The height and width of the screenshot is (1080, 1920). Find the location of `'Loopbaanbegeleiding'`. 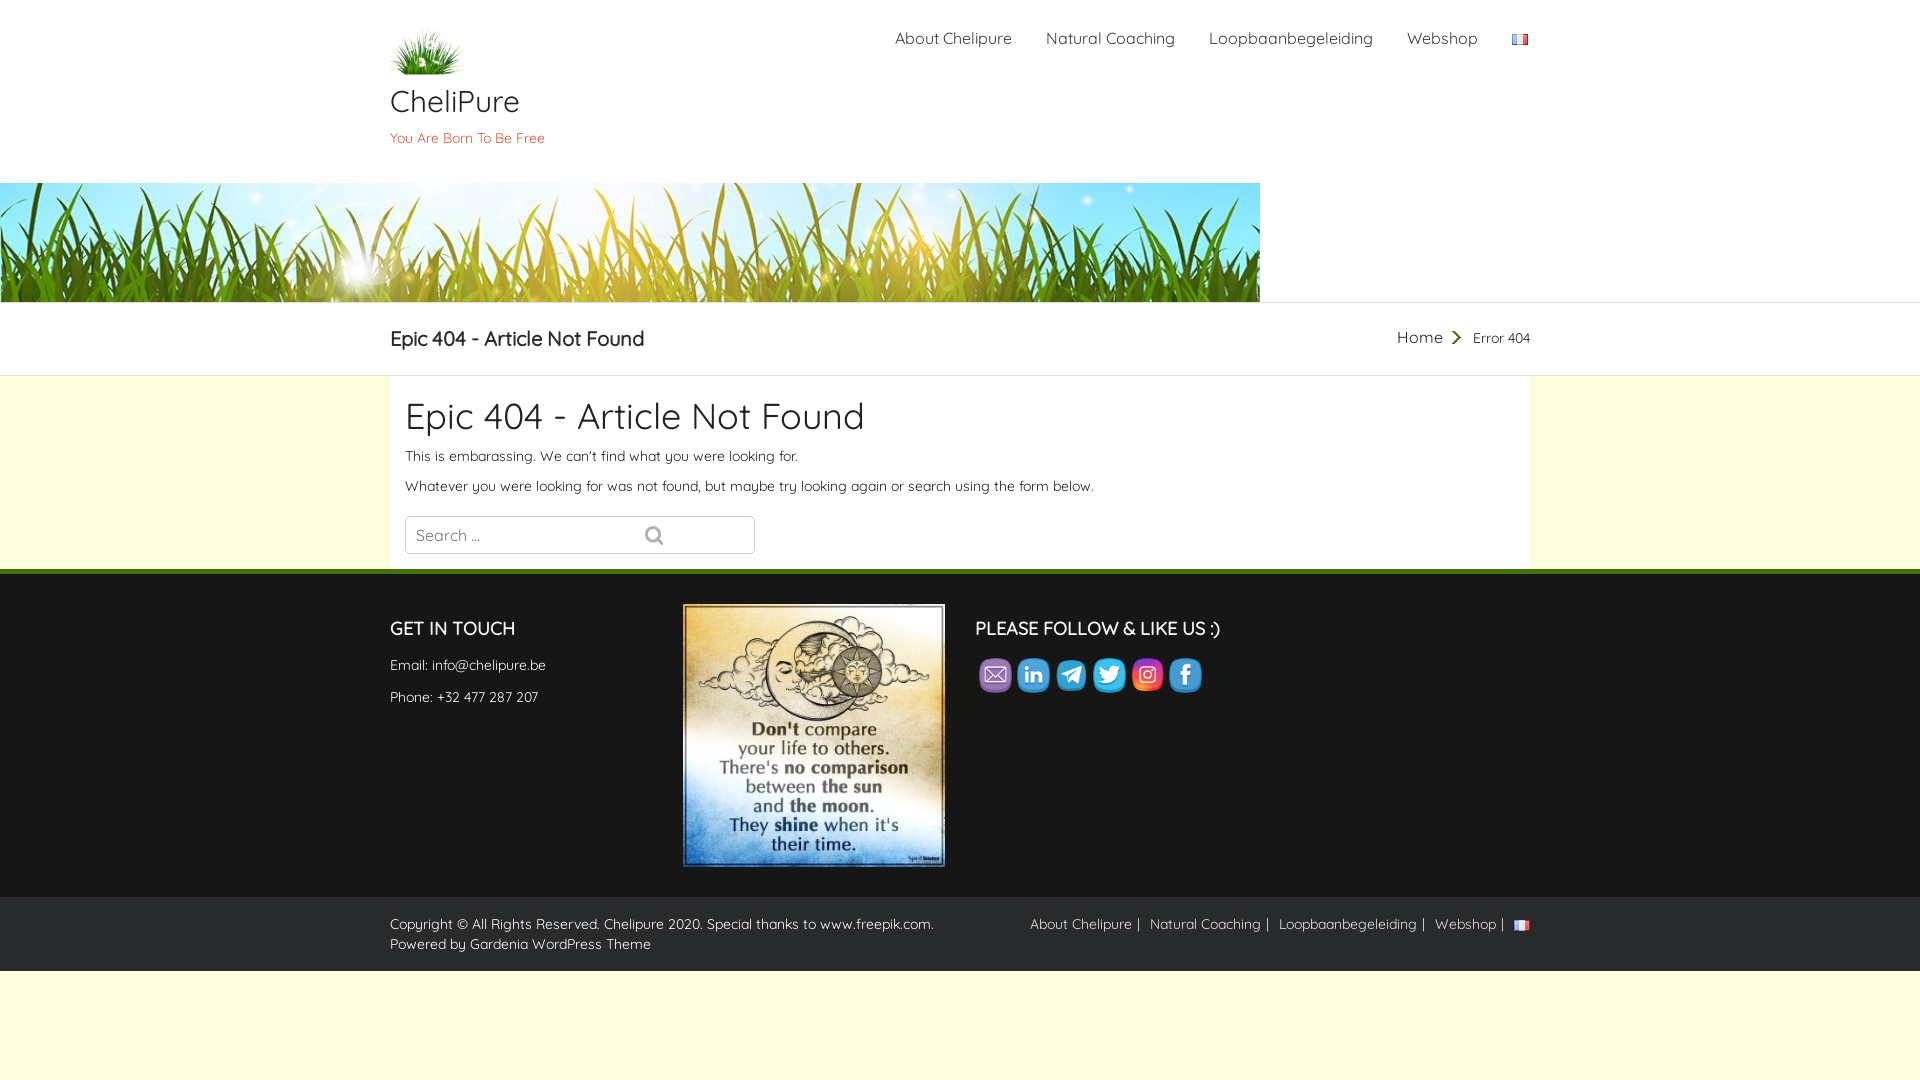

'Loopbaanbegeleiding' is located at coordinates (1291, 38).